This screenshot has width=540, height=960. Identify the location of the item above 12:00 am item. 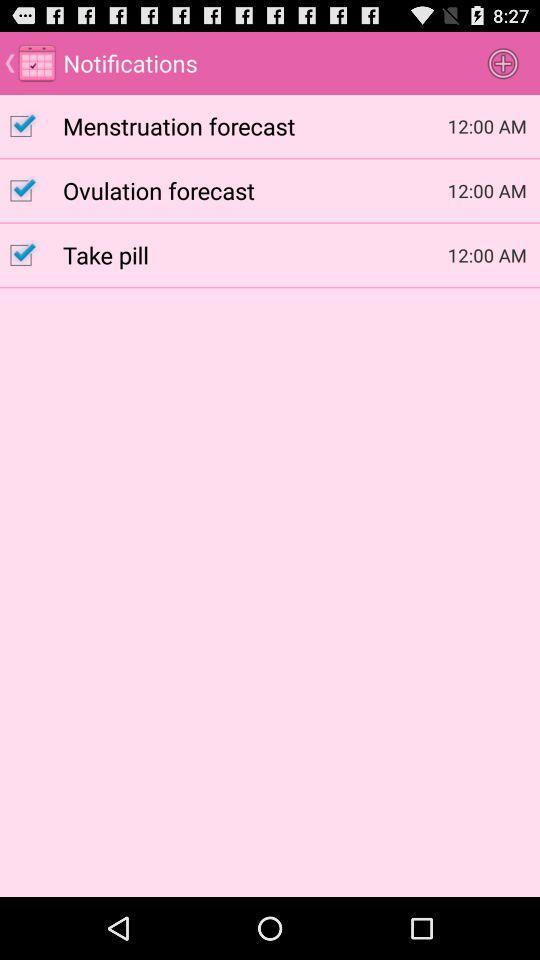
(502, 62).